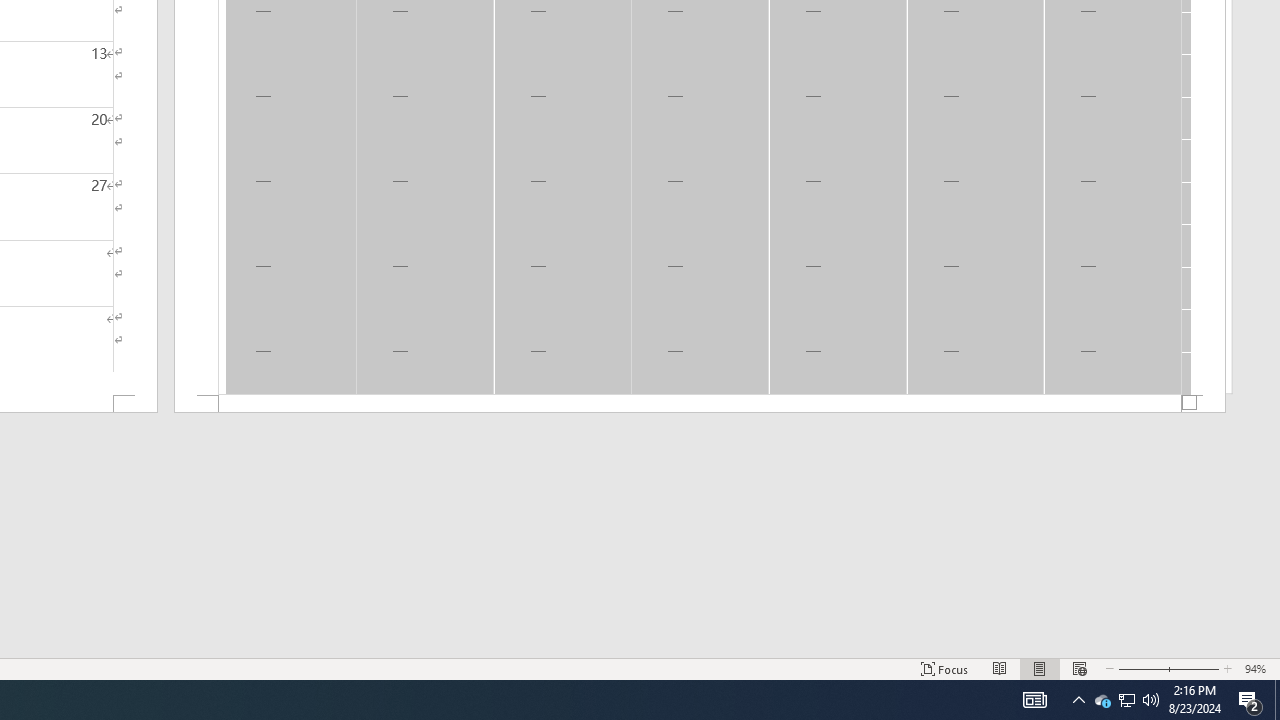 Image resolution: width=1280 pixels, height=720 pixels. What do you see at coordinates (1141, 669) in the screenshot?
I see `'Zoom Out'` at bounding box center [1141, 669].